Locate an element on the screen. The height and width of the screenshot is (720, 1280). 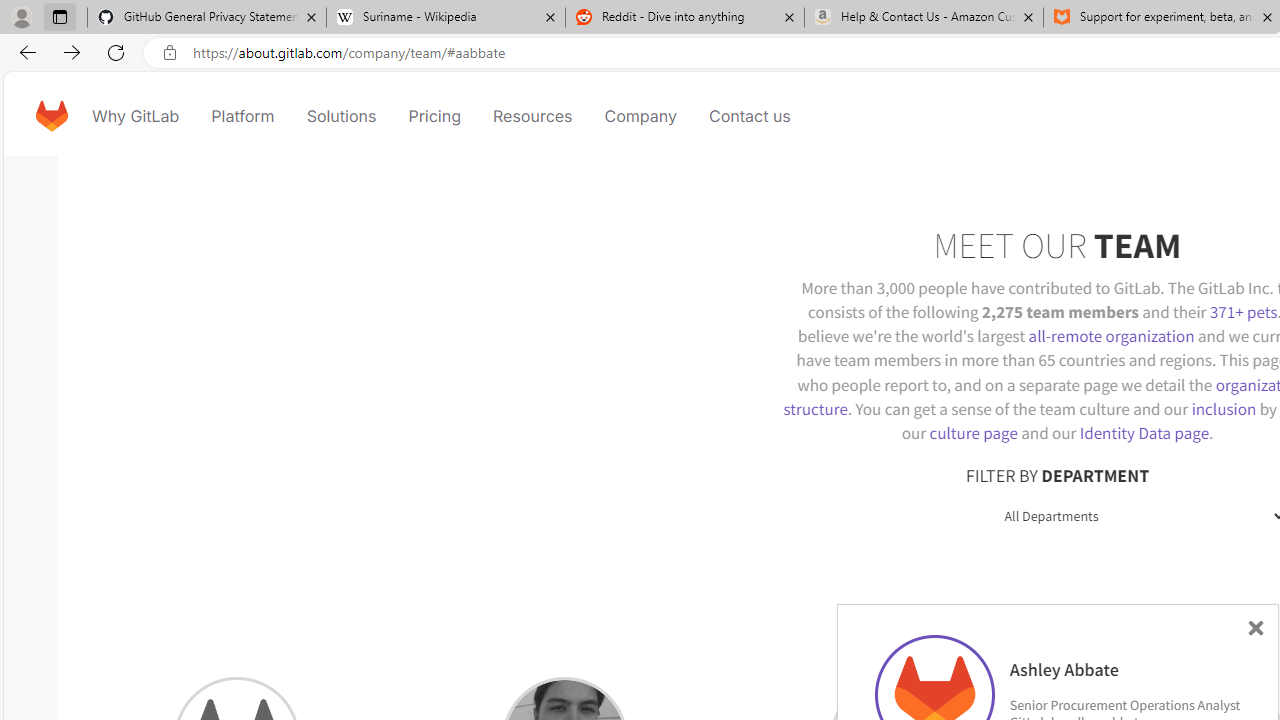
'Pricing' is located at coordinates (432, 115).